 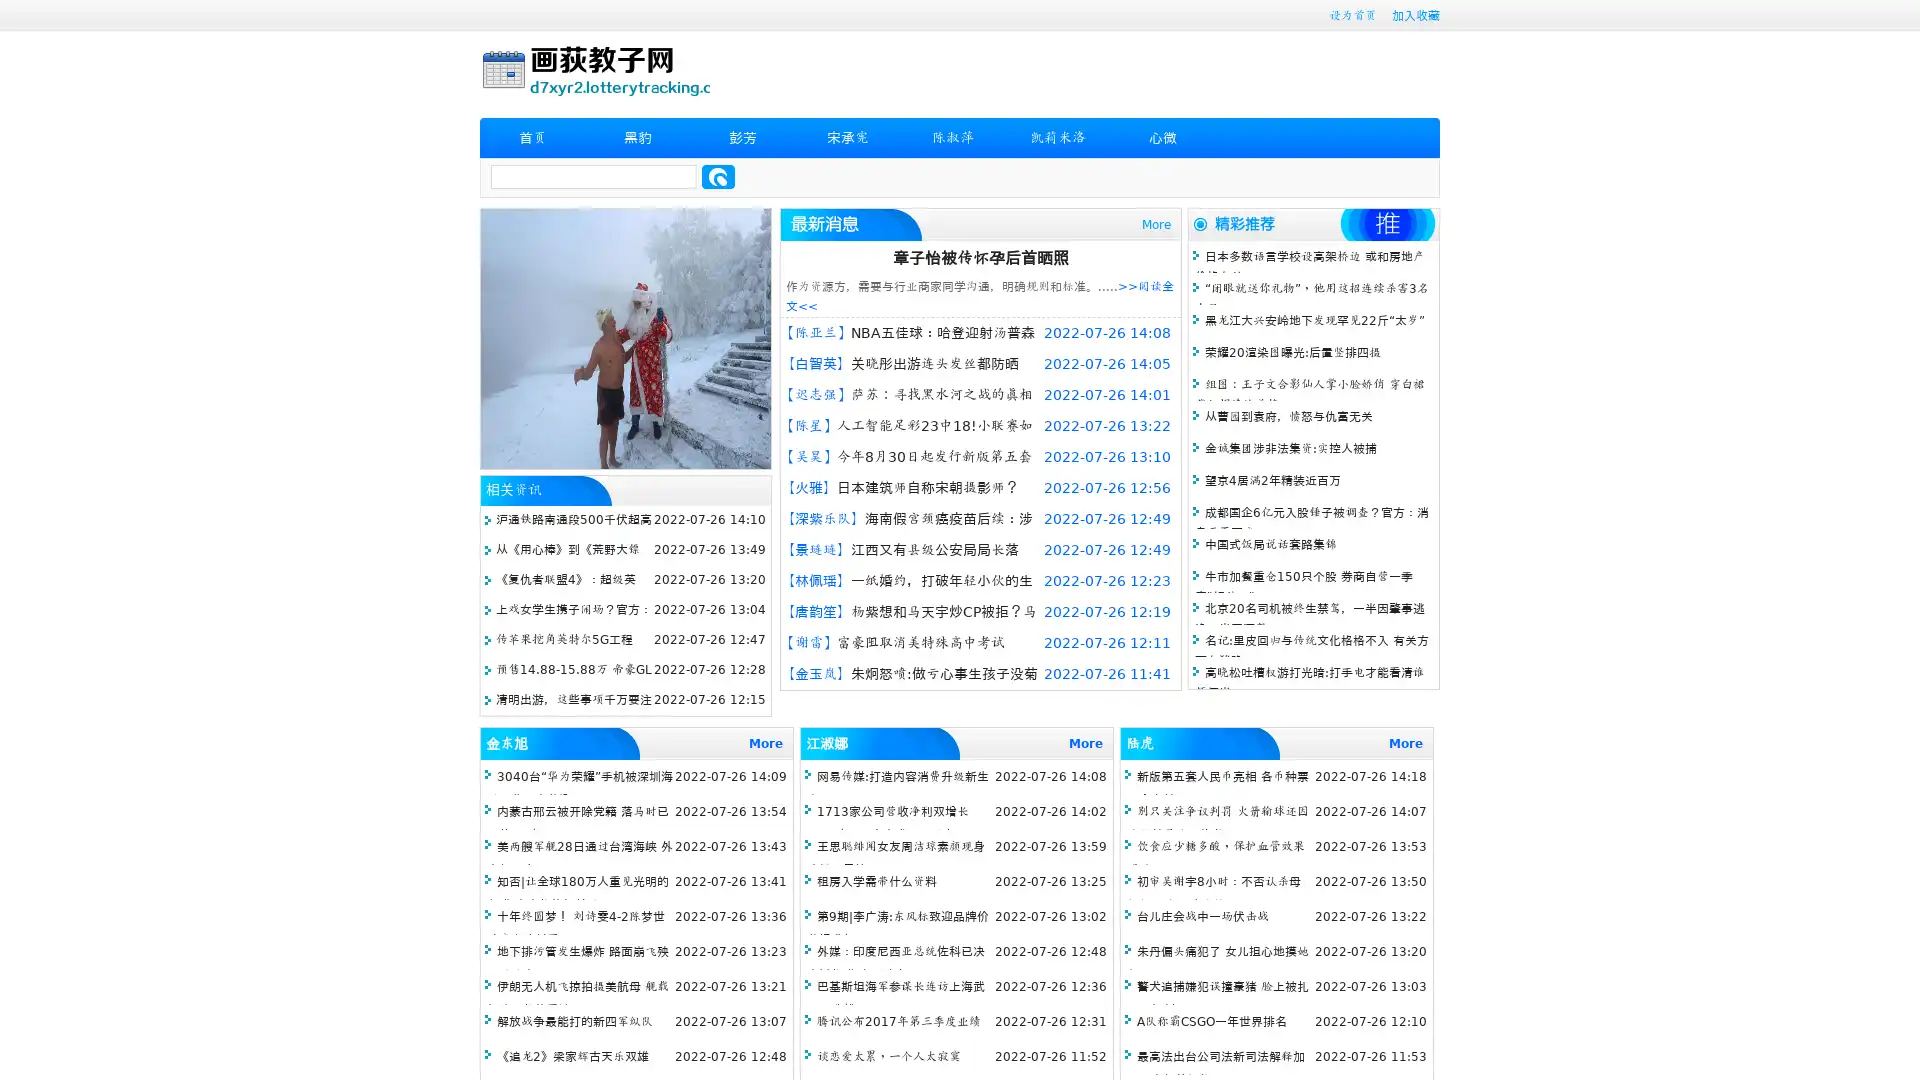 What do you see at coordinates (718, 176) in the screenshot?
I see `Search` at bounding box center [718, 176].